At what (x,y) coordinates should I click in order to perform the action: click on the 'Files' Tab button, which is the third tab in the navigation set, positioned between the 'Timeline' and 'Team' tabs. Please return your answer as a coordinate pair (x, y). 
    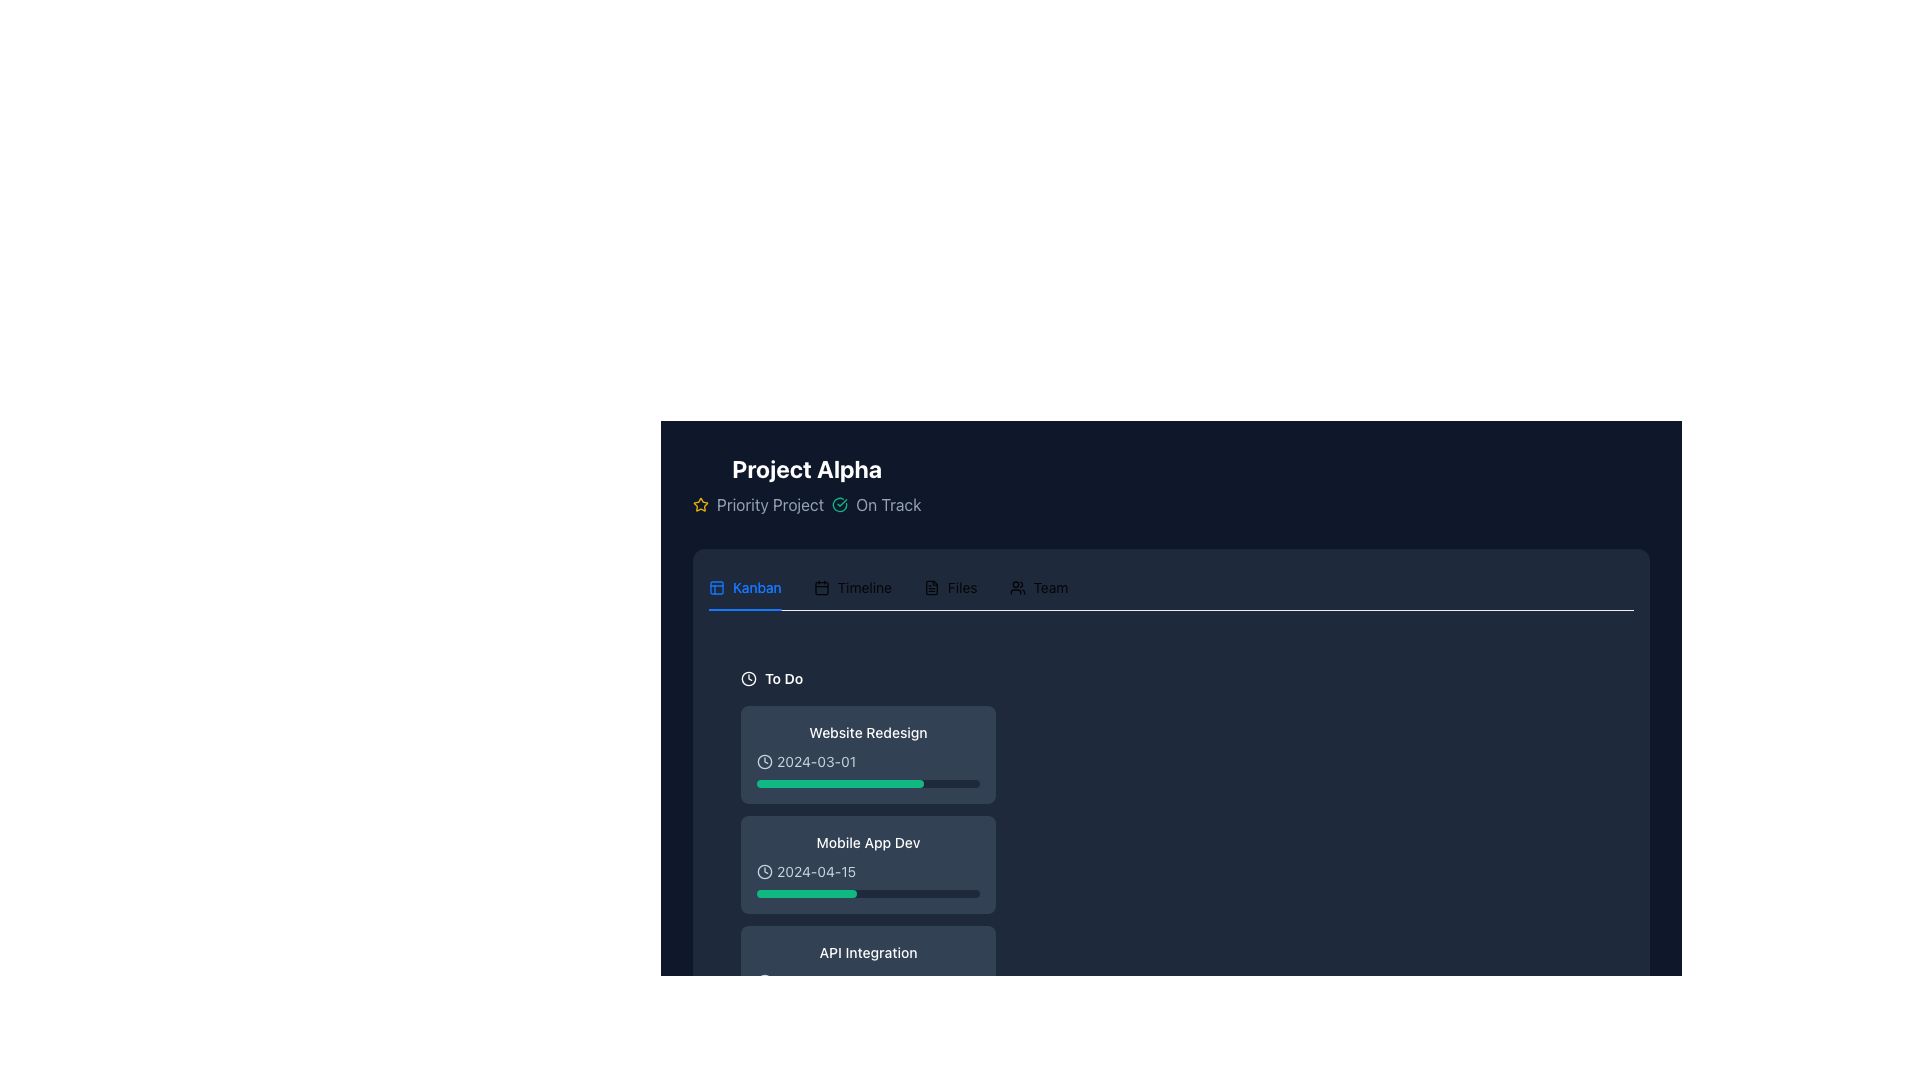
    Looking at the image, I should click on (949, 586).